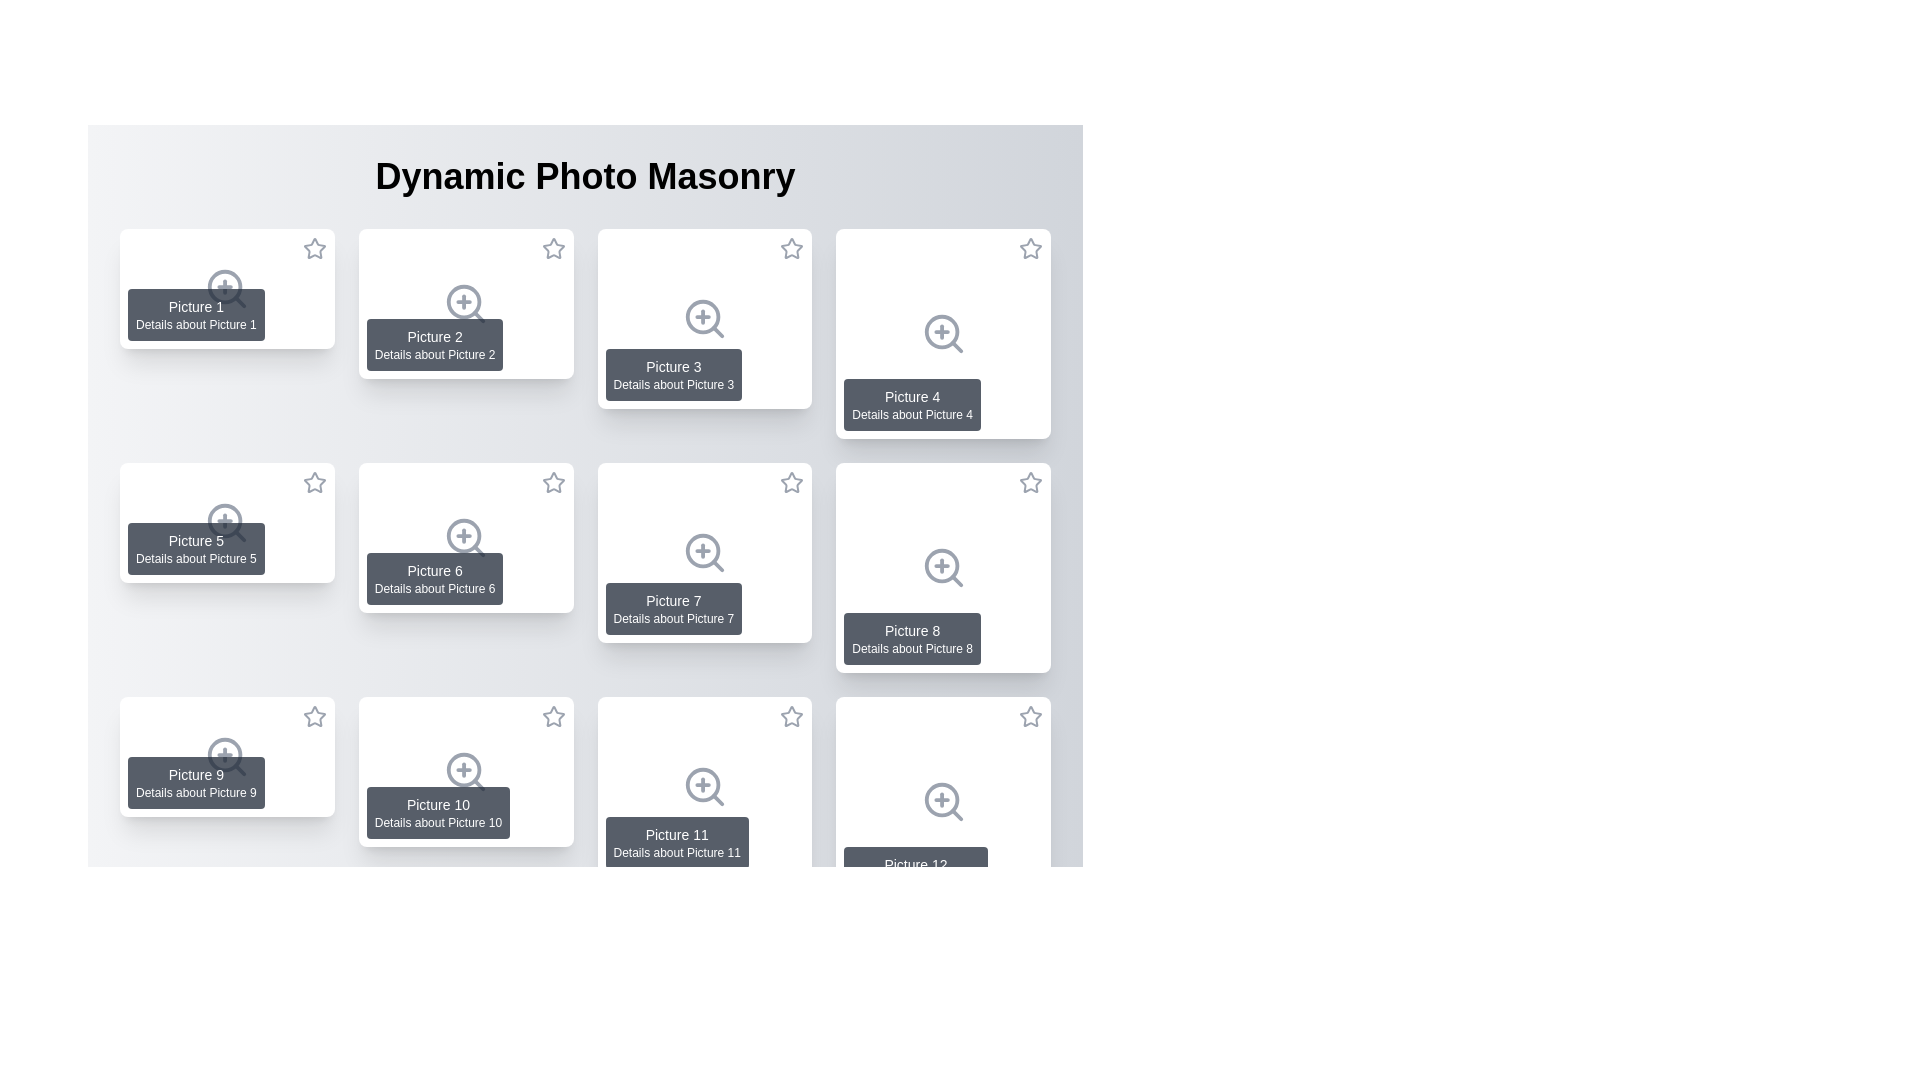  Describe the element at coordinates (313, 251) in the screenshot. I see `the grayish hollow star icon located in the upper-right corner of the 'Picture 1' card` at that location.